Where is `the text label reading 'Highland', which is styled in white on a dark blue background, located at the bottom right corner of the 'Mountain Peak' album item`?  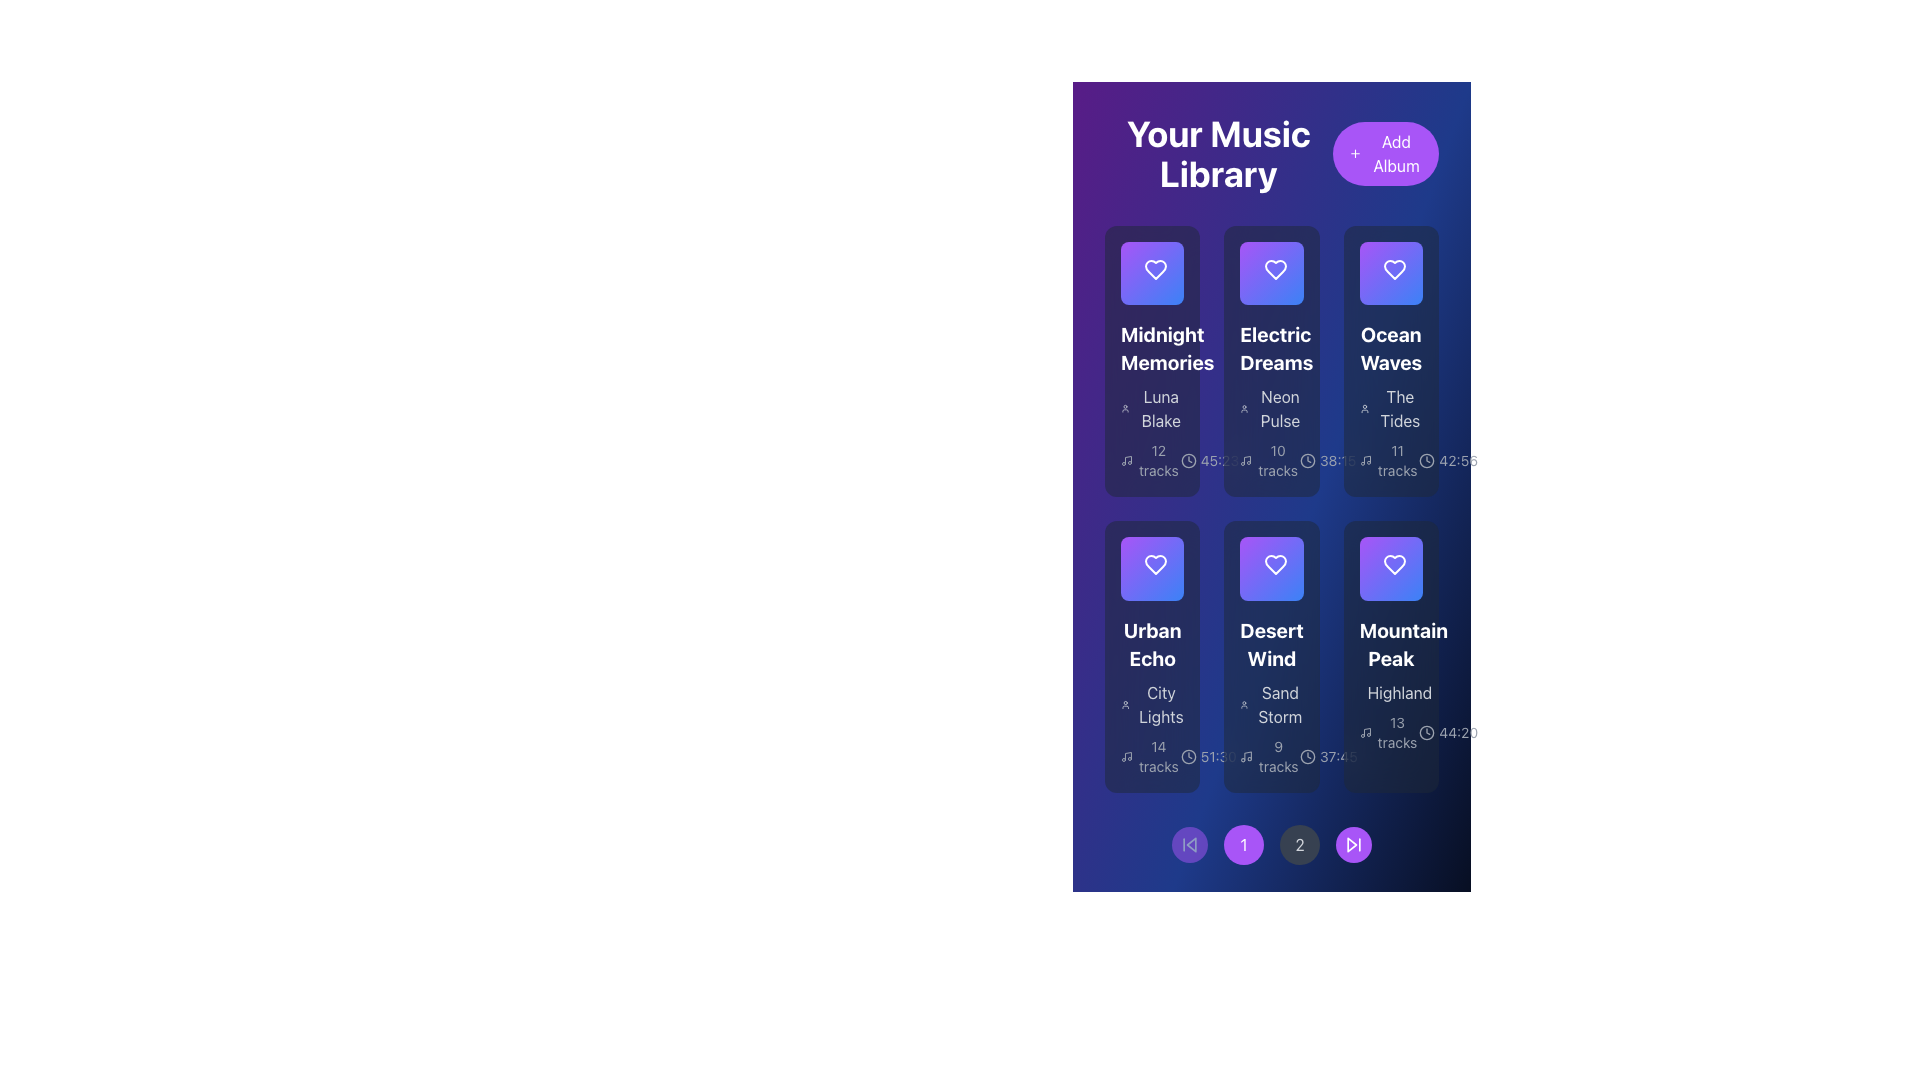 the text label reading 'Highland', which is styled in white on a dark blue background, located at the bottom right corner of the 'Mountain Peak' album item is located at coordinates (1398, 691).